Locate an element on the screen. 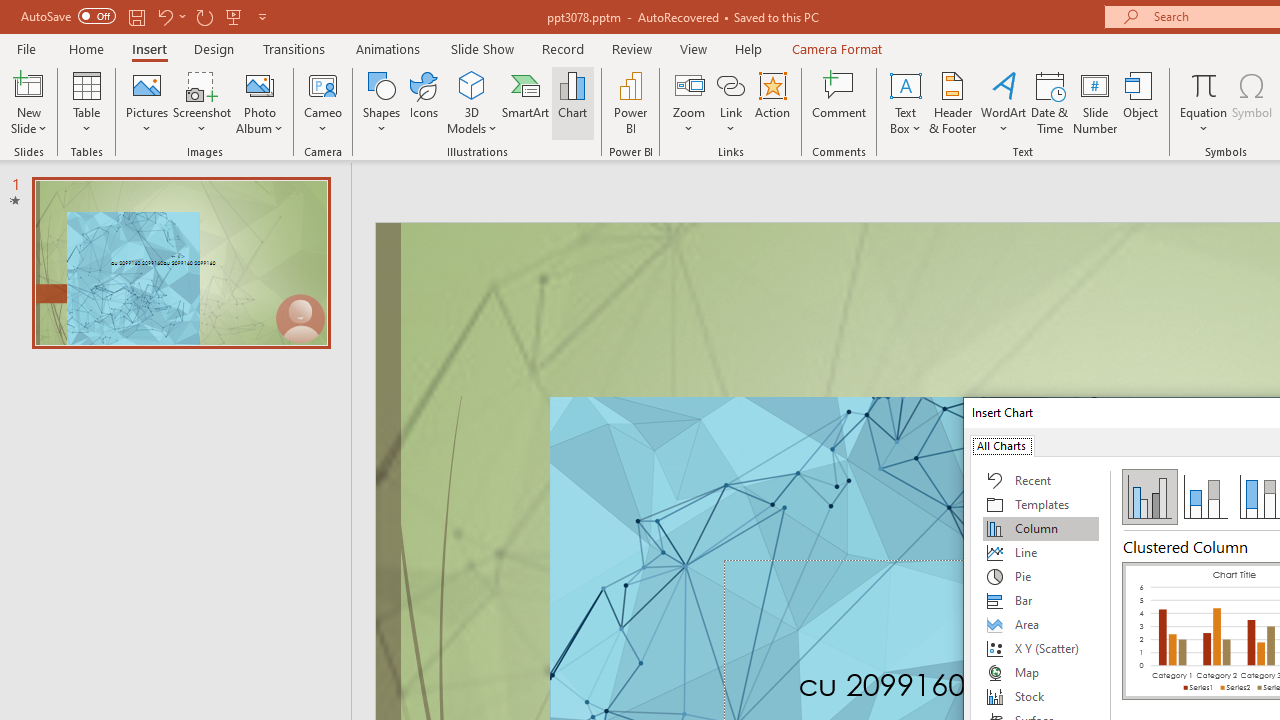 The height and width of the screenshot is (720, 1280). 'Icons' is located at coordinates (423, 103).